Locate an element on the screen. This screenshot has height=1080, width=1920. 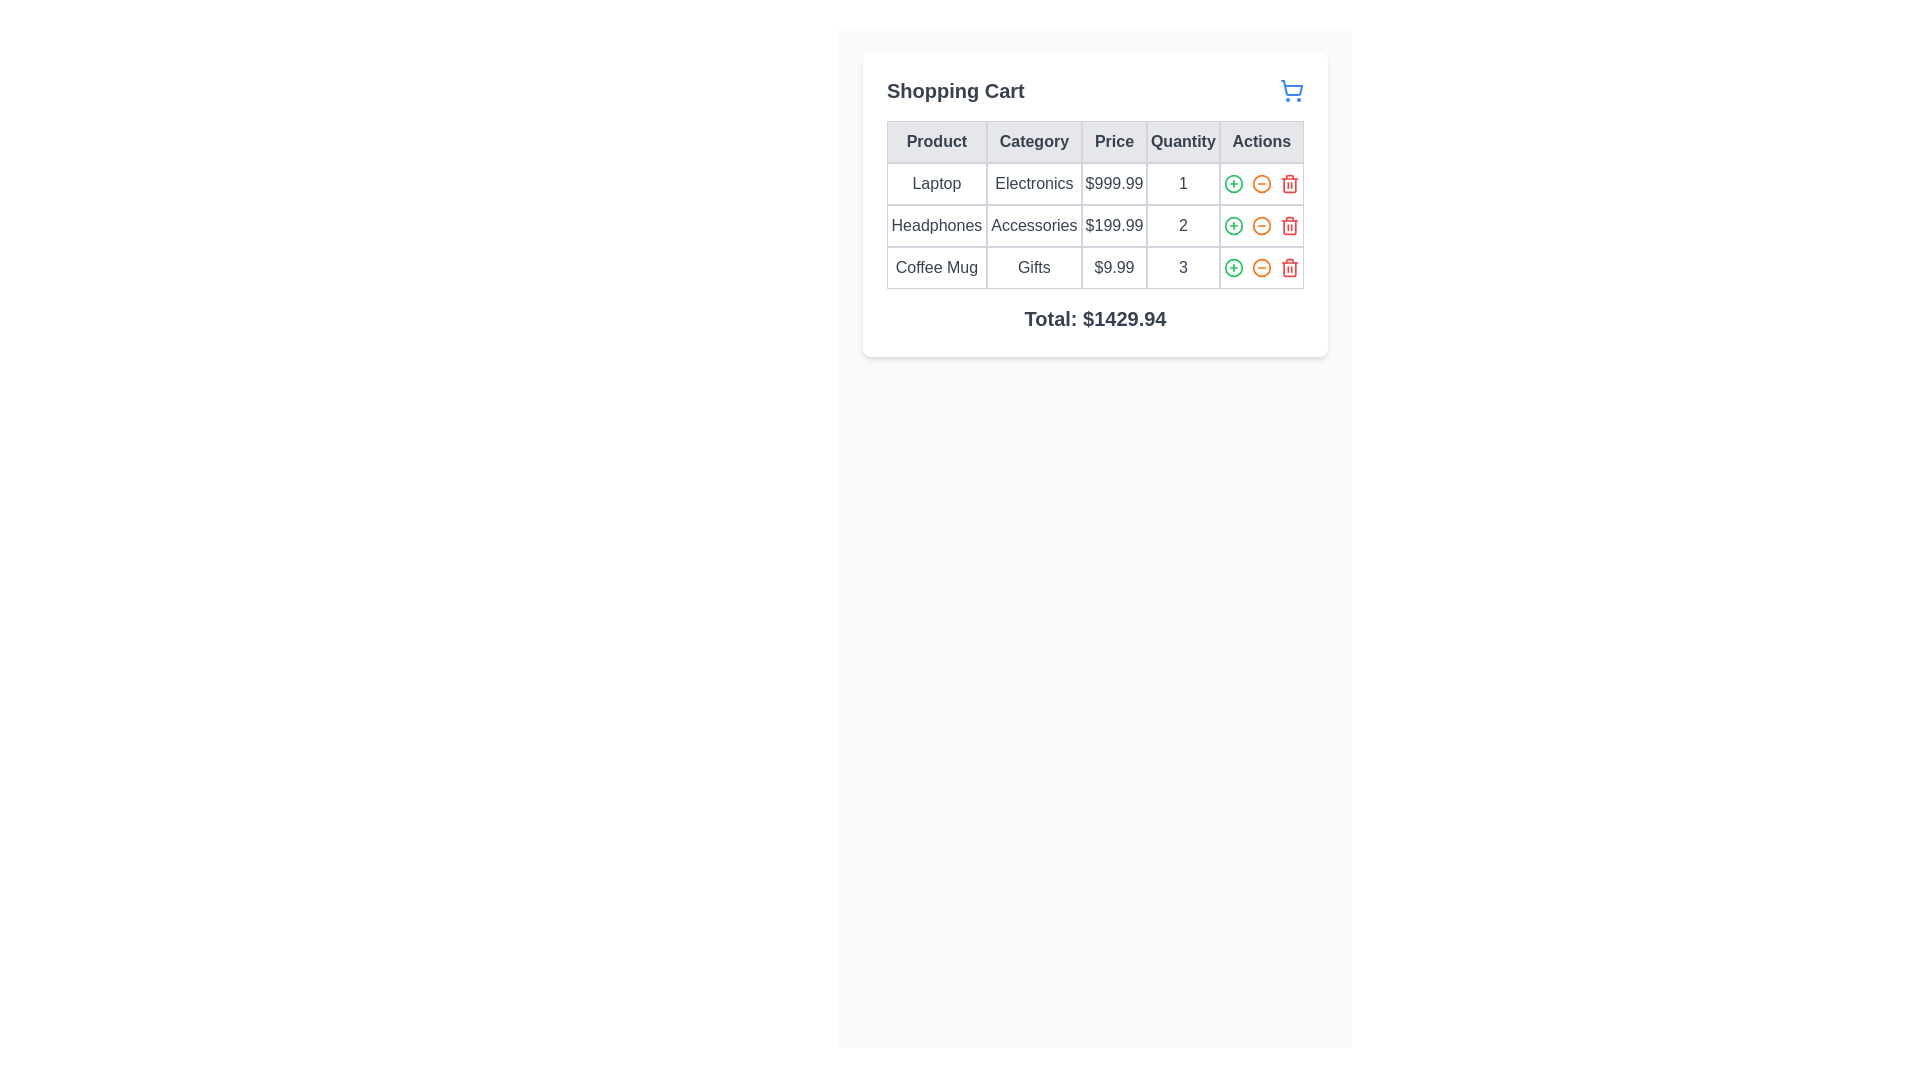
the small circular button with an orange border and a central orange horizontal line, which represents a minus action, to decrease the item quantity is located at coordinates (1260, 225).